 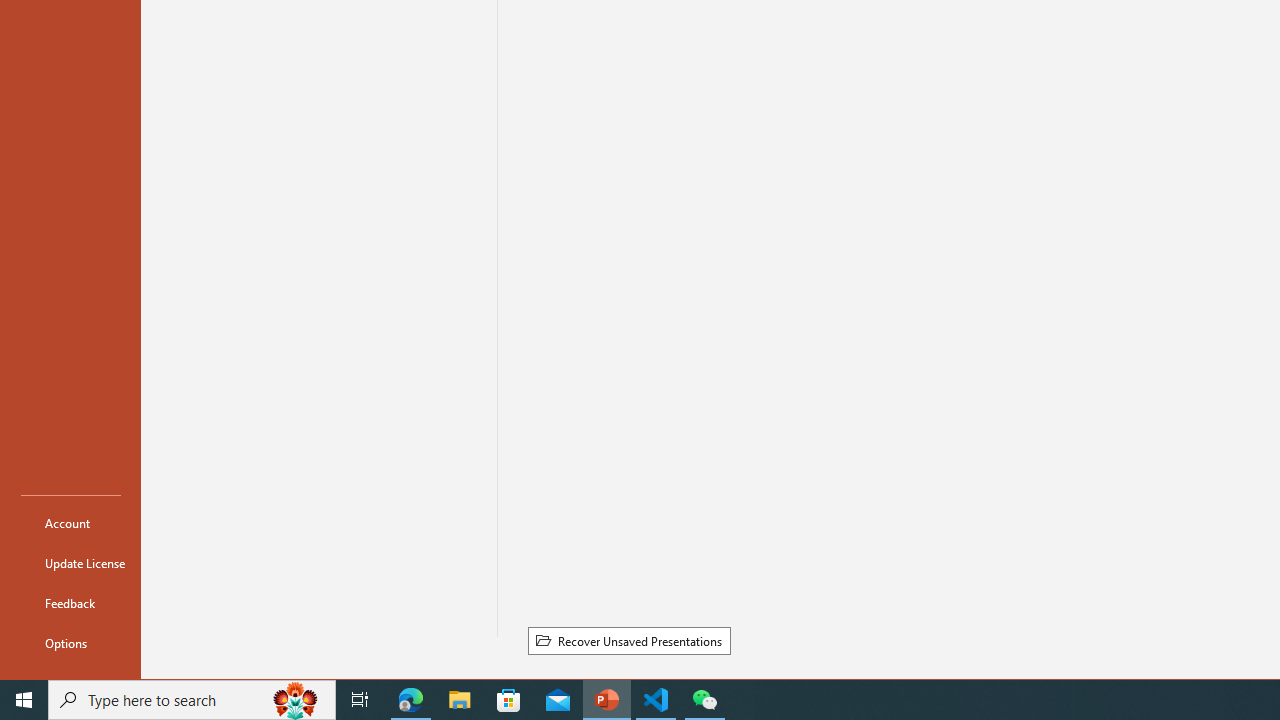 What do you see at coordinates (71, 563) in the screenshot?
I see `'Update License'` at bounding box center [71, 563].